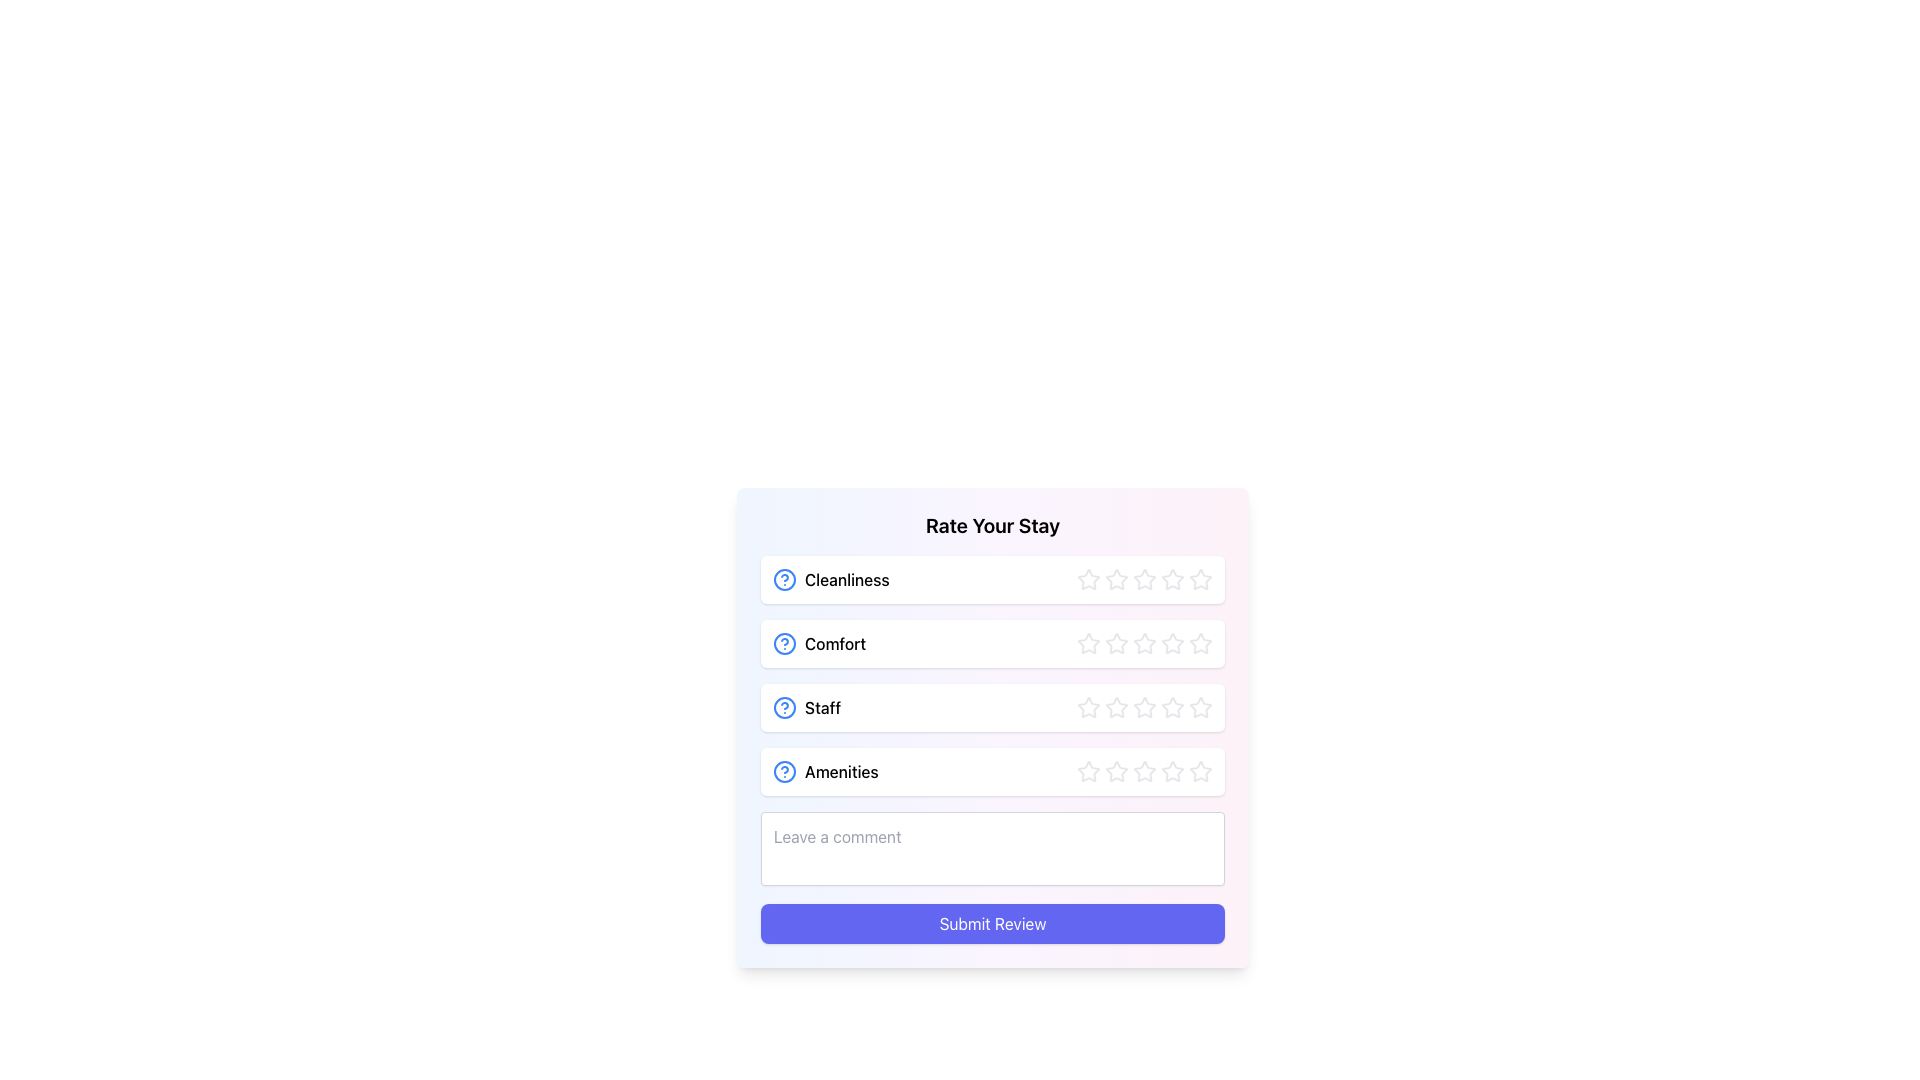 This screenshot has width=1920, height=1080. What do you see at coordinates (1143, 578) in the screenshot?
I see `the fourth star in the 'Cleanliness' rating row` at bounding box center [1143, 578].